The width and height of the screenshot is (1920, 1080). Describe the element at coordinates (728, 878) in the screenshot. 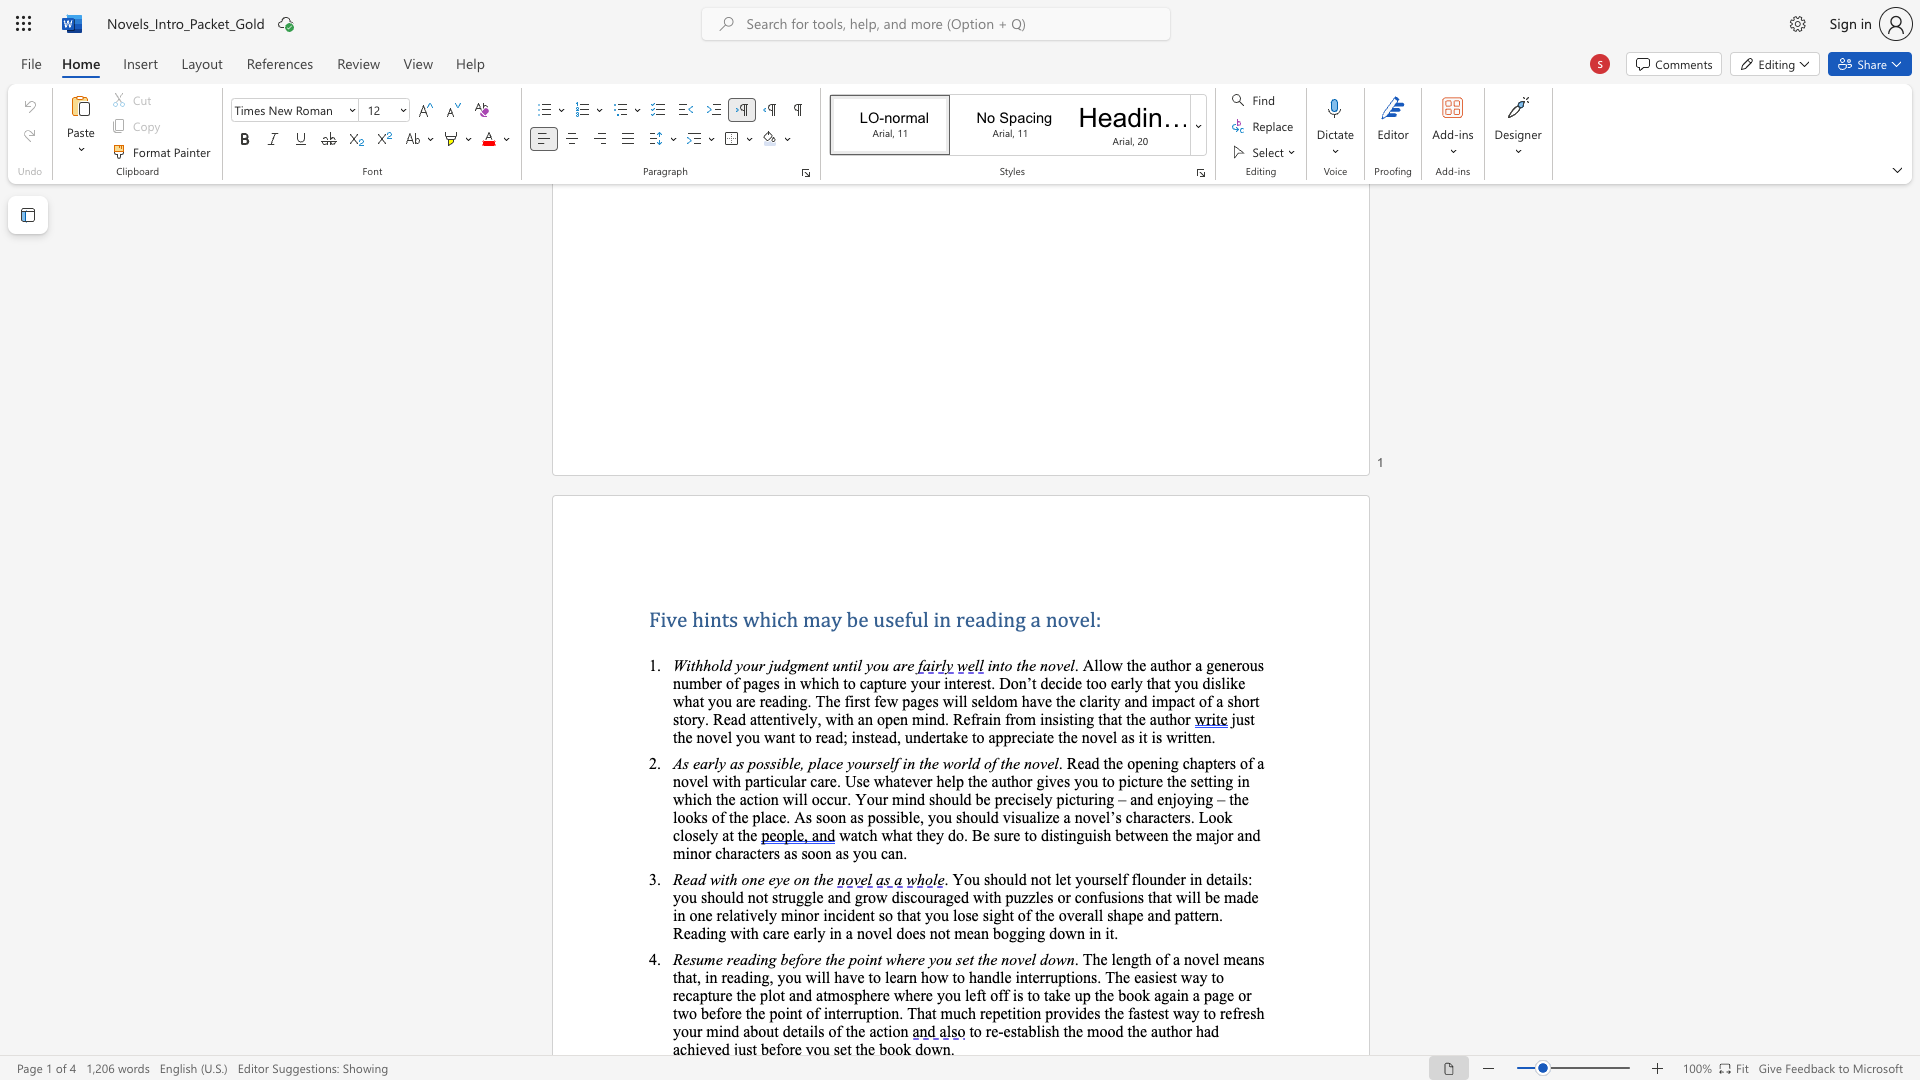

I see `the subset text "h o" within the text "Read with one eye on the"` at that location.